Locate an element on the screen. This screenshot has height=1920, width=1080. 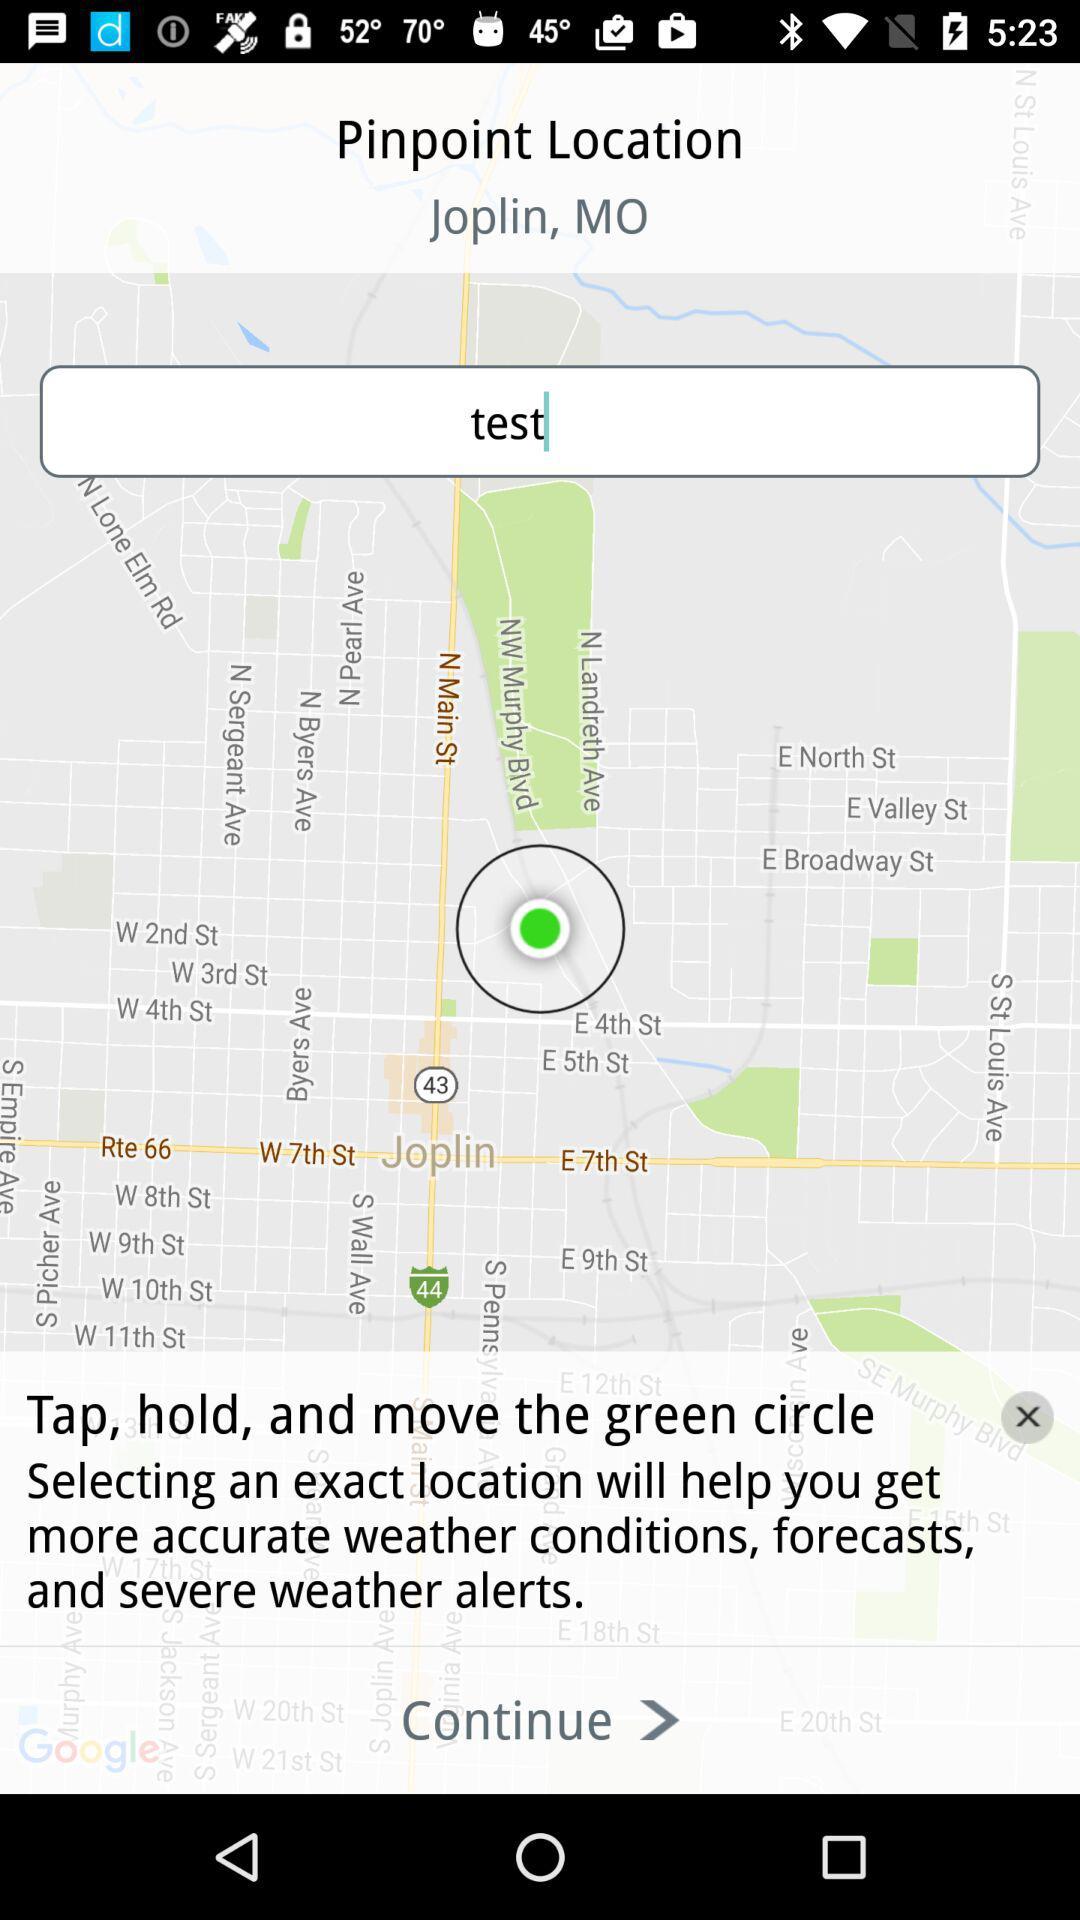
the close icon is located at coordinates (1027, 1416).